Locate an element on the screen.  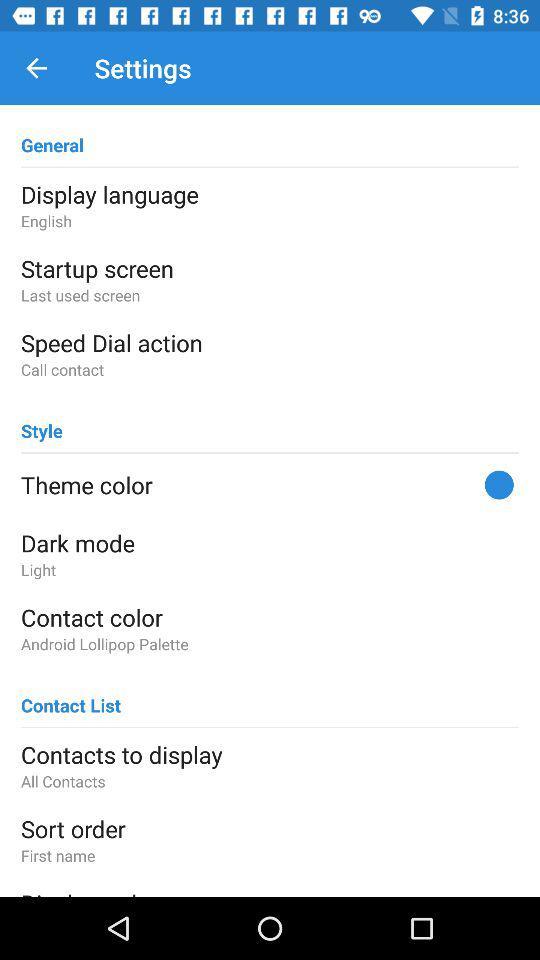
android lollipop palette item is located at coordinates (270, 643).